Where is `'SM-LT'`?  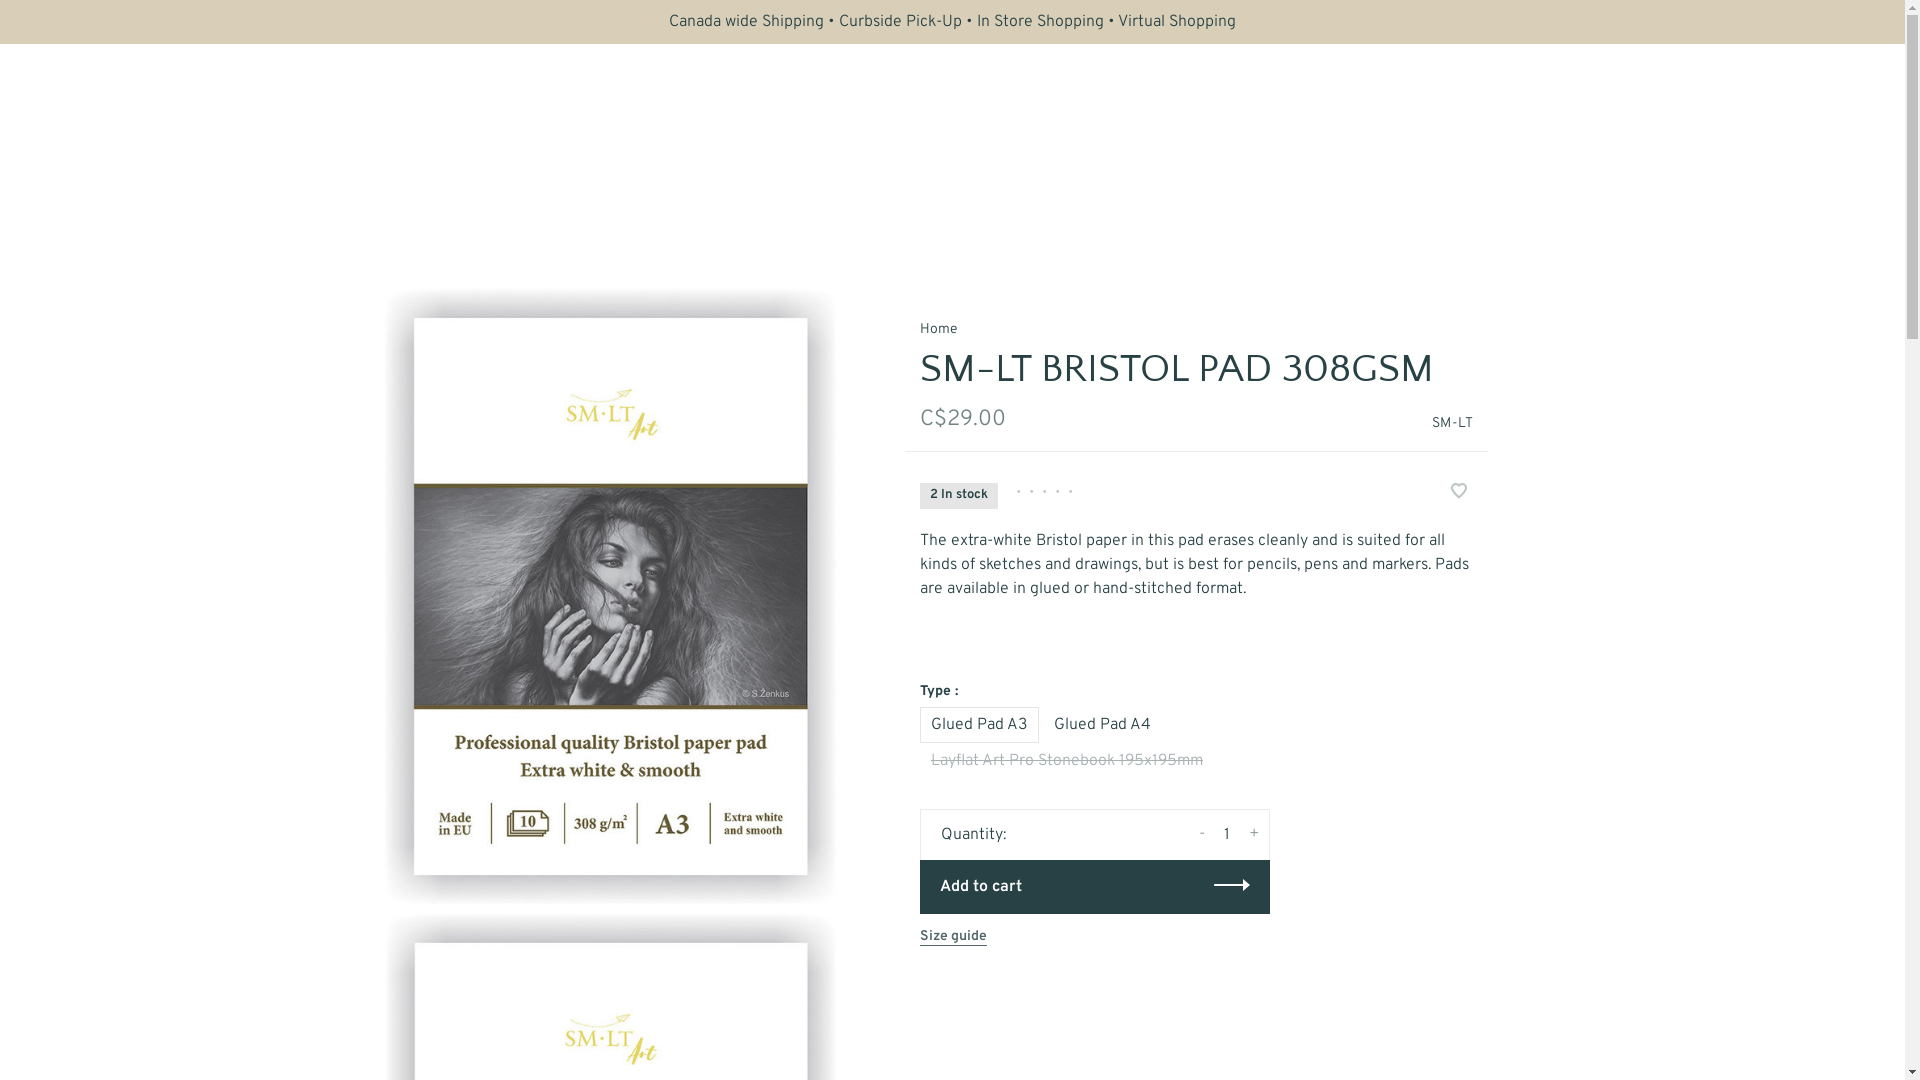 'SM-LT' is located at coordinates (1452, 422).